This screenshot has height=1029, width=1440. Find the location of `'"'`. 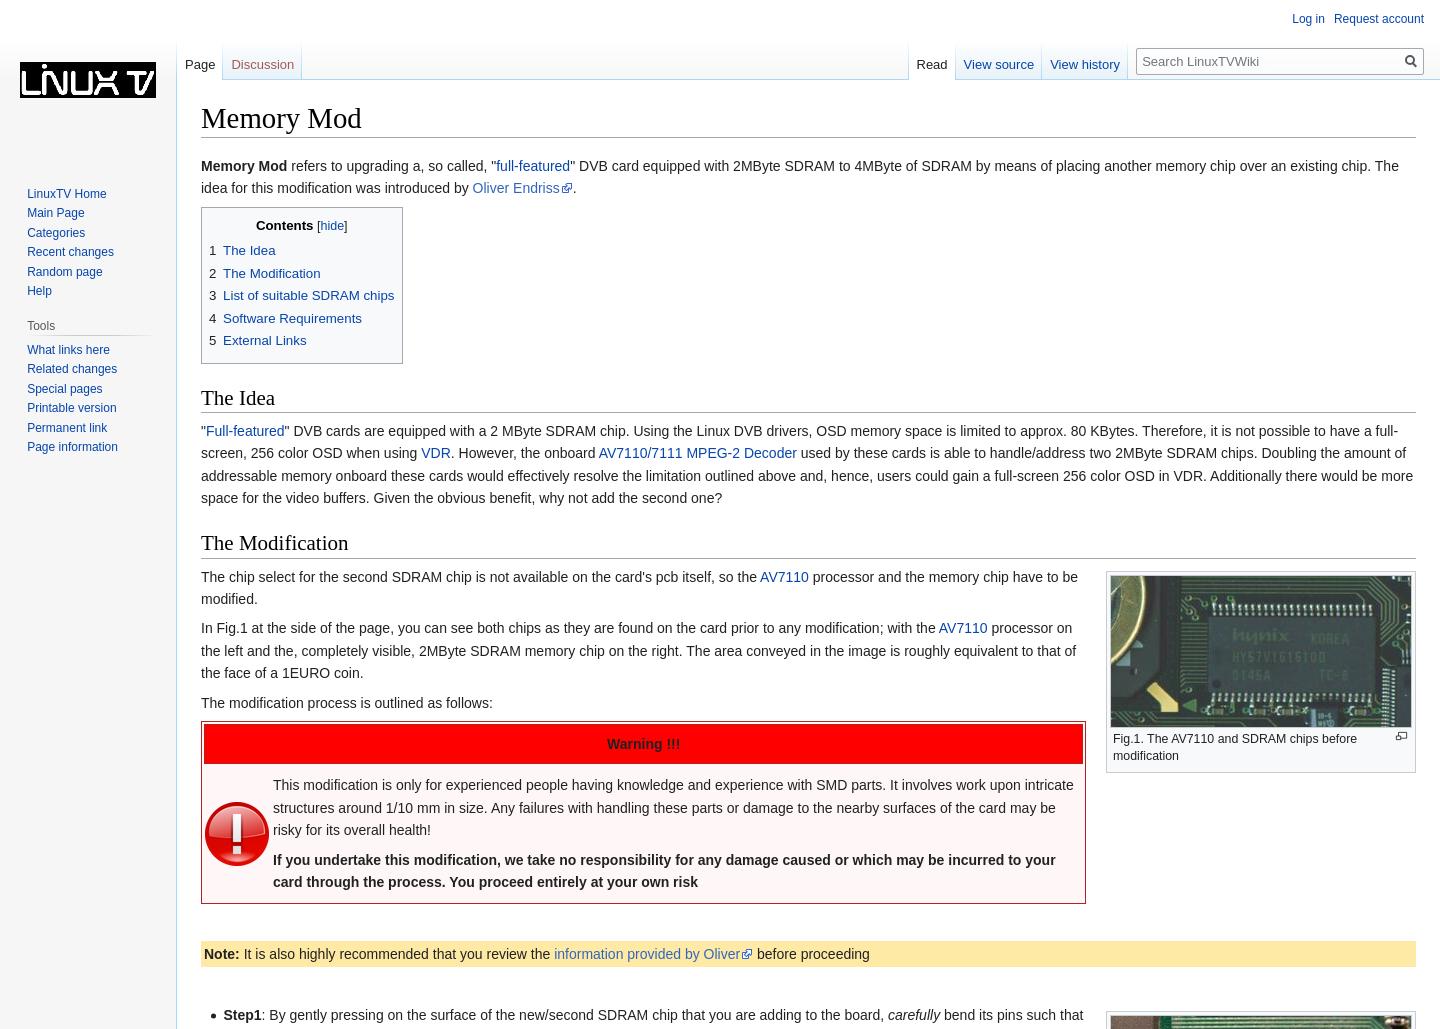

'"' is located at coordinates (203, 429).